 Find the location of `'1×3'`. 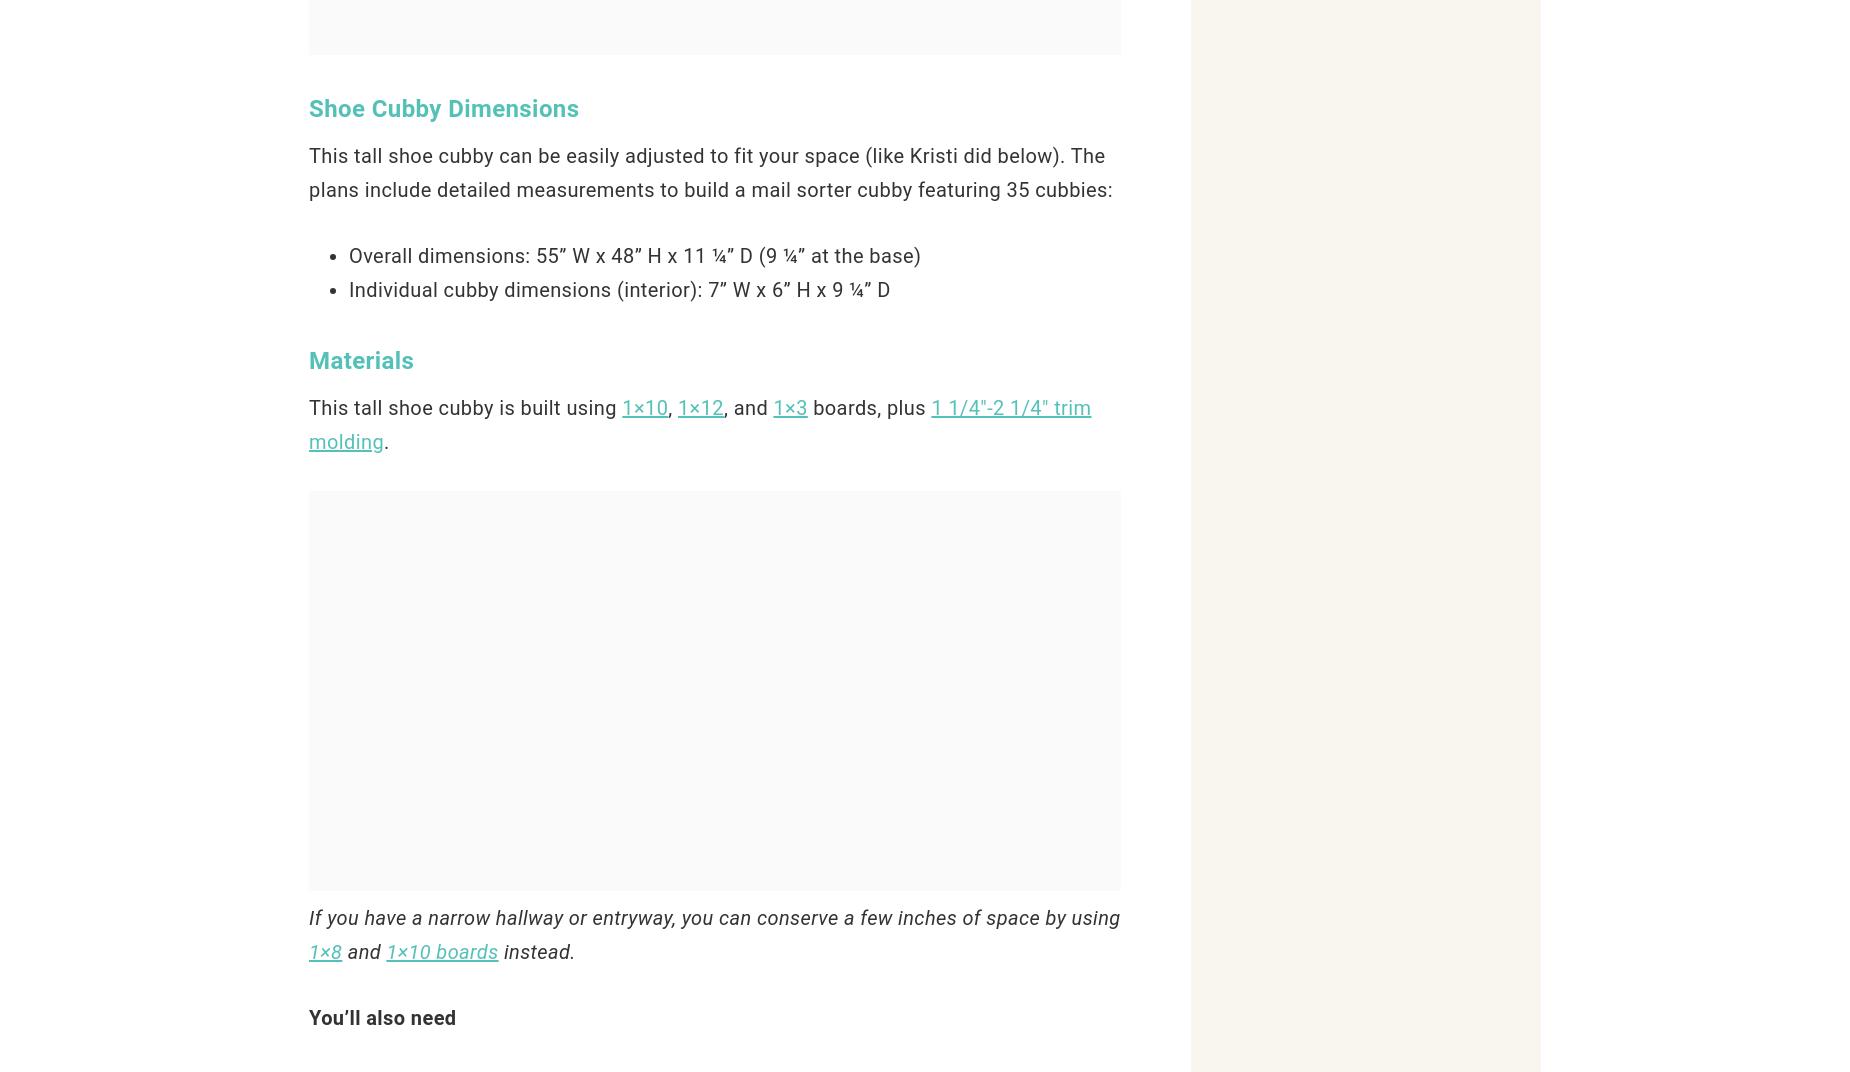

'1×3' is located at coordinates (789, 407).